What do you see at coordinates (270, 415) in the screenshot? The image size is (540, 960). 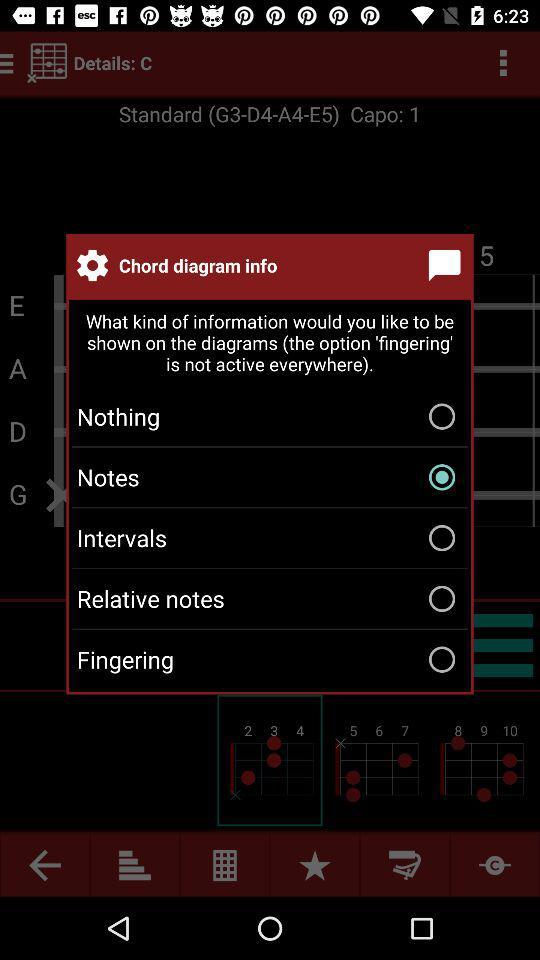 I see `the icon below the what kind of icon` at bounding box center [270, 415].